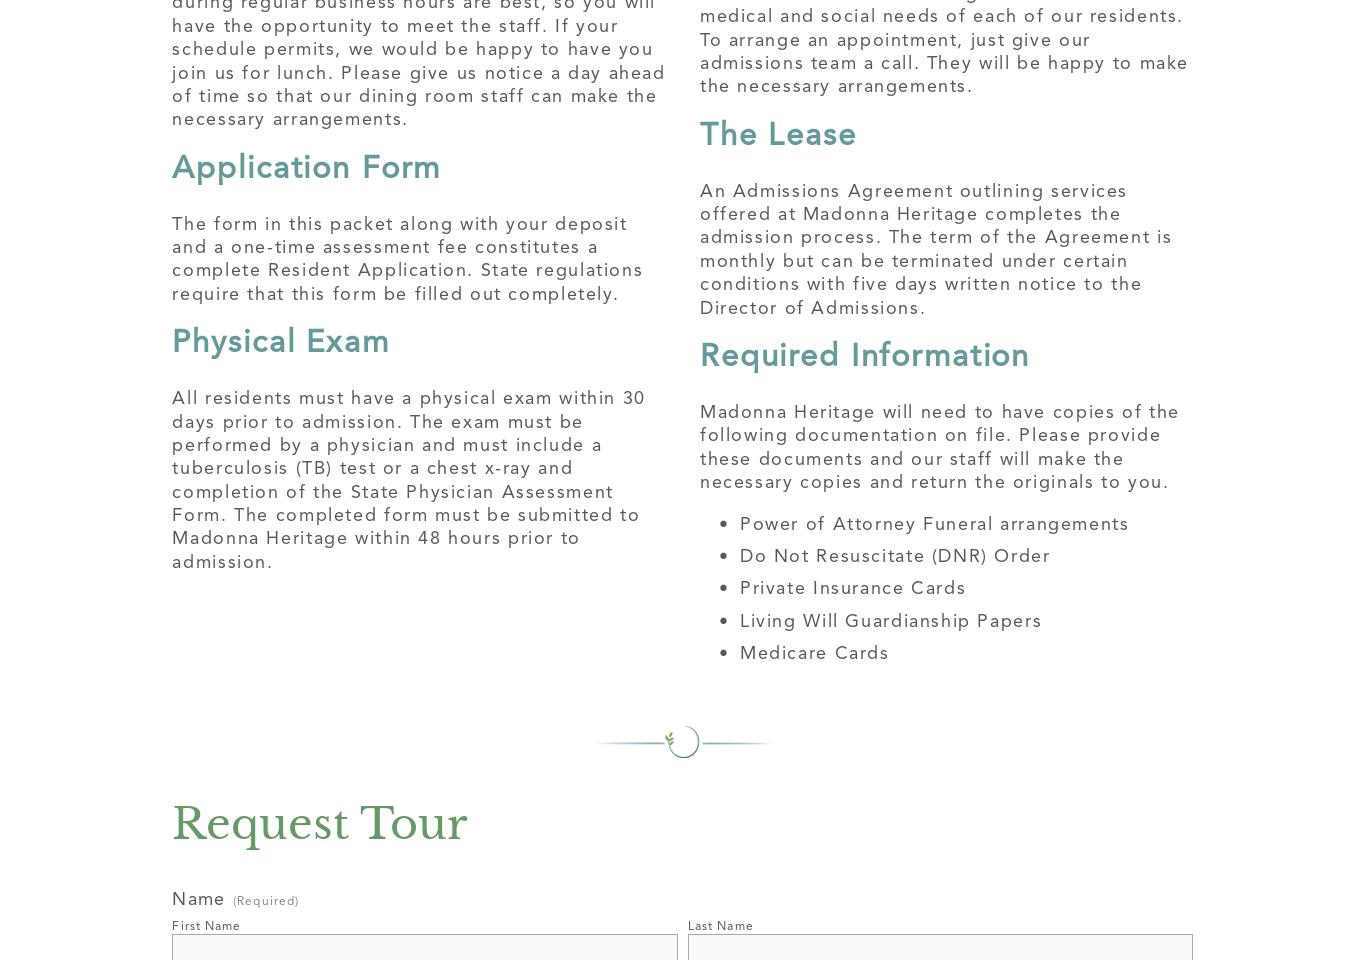 This screenshot has width=1366, height=960. I want to click on 'An Admissions Agreement outlining services offered at Madonna Heritage completes the admission process. The term of the Agreement is monthly but can be terminated under certain conditions with five days written notice to the Director of Admissions.', so click(938, 246).